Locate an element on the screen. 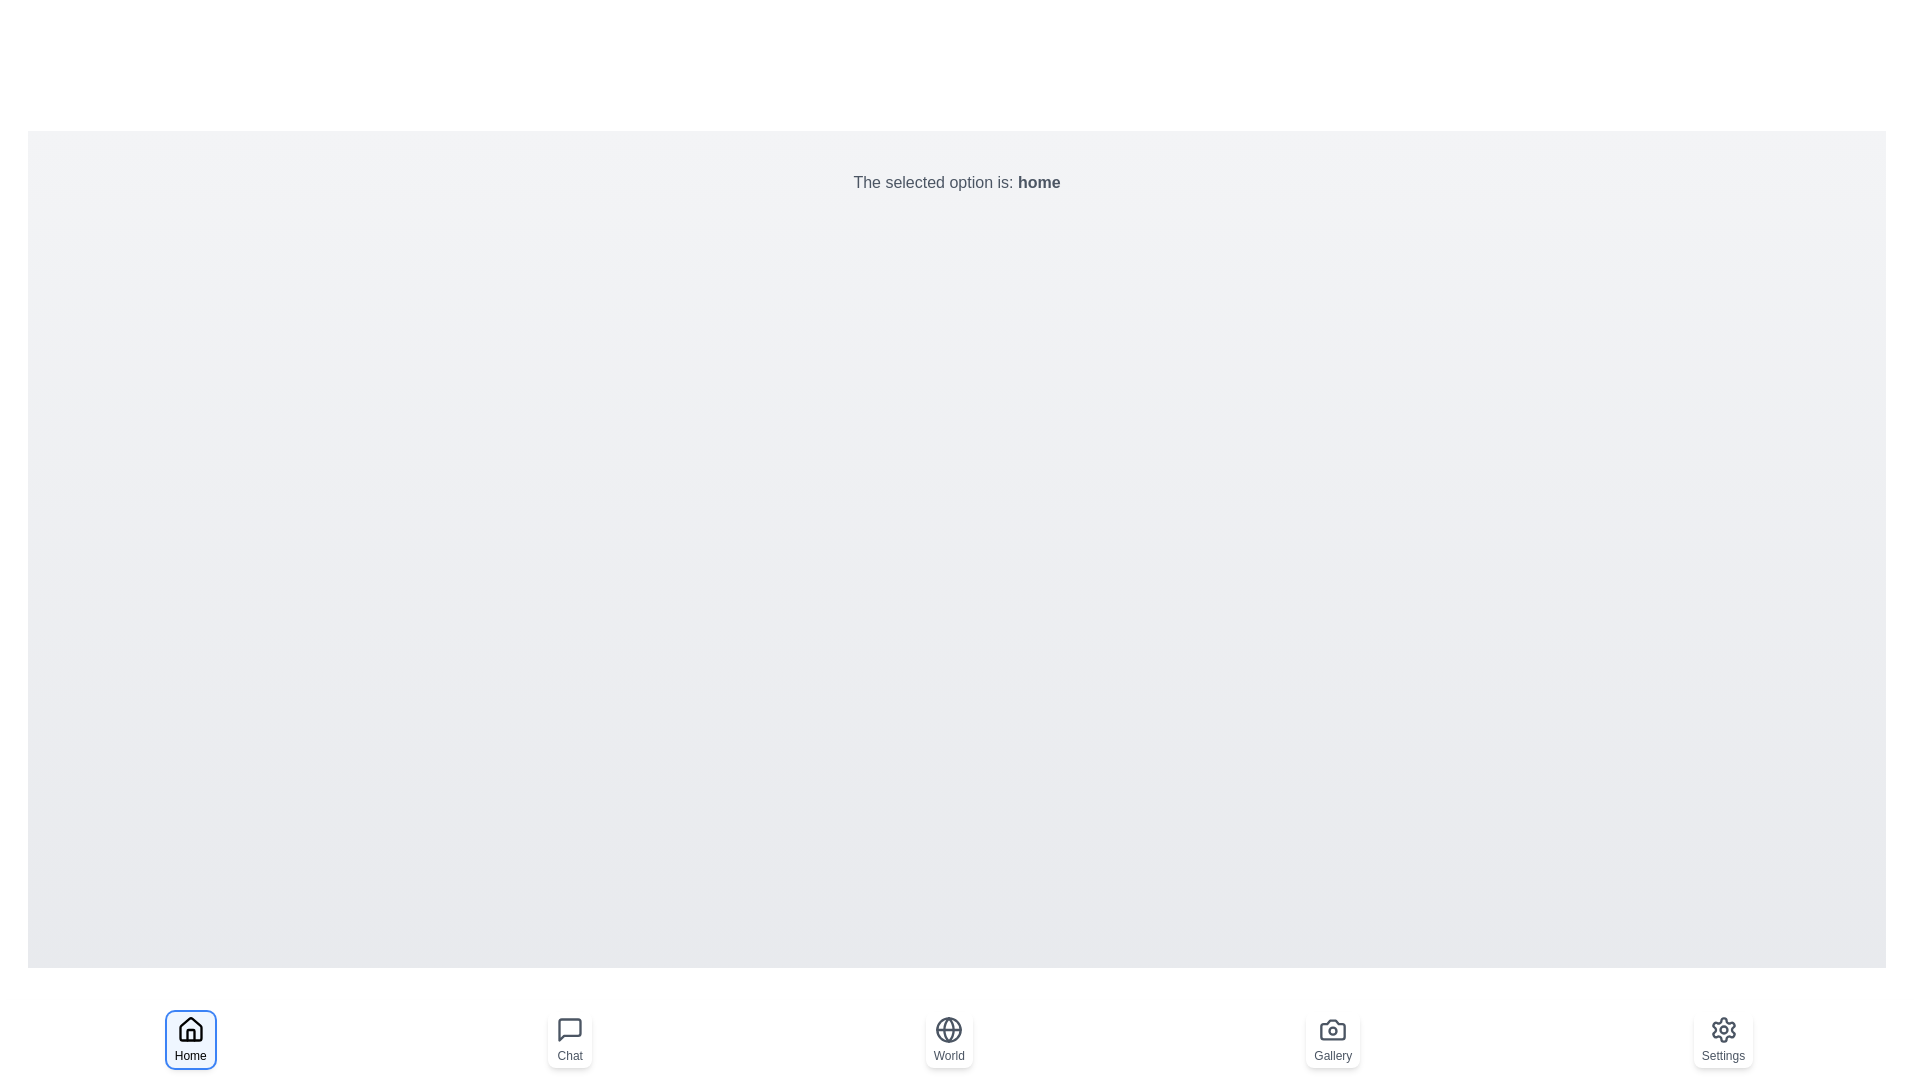 Image resolution: width=1920 pixels, height=1080 pixels. the navigation option home to select it is located at coordinates (190, 1039).